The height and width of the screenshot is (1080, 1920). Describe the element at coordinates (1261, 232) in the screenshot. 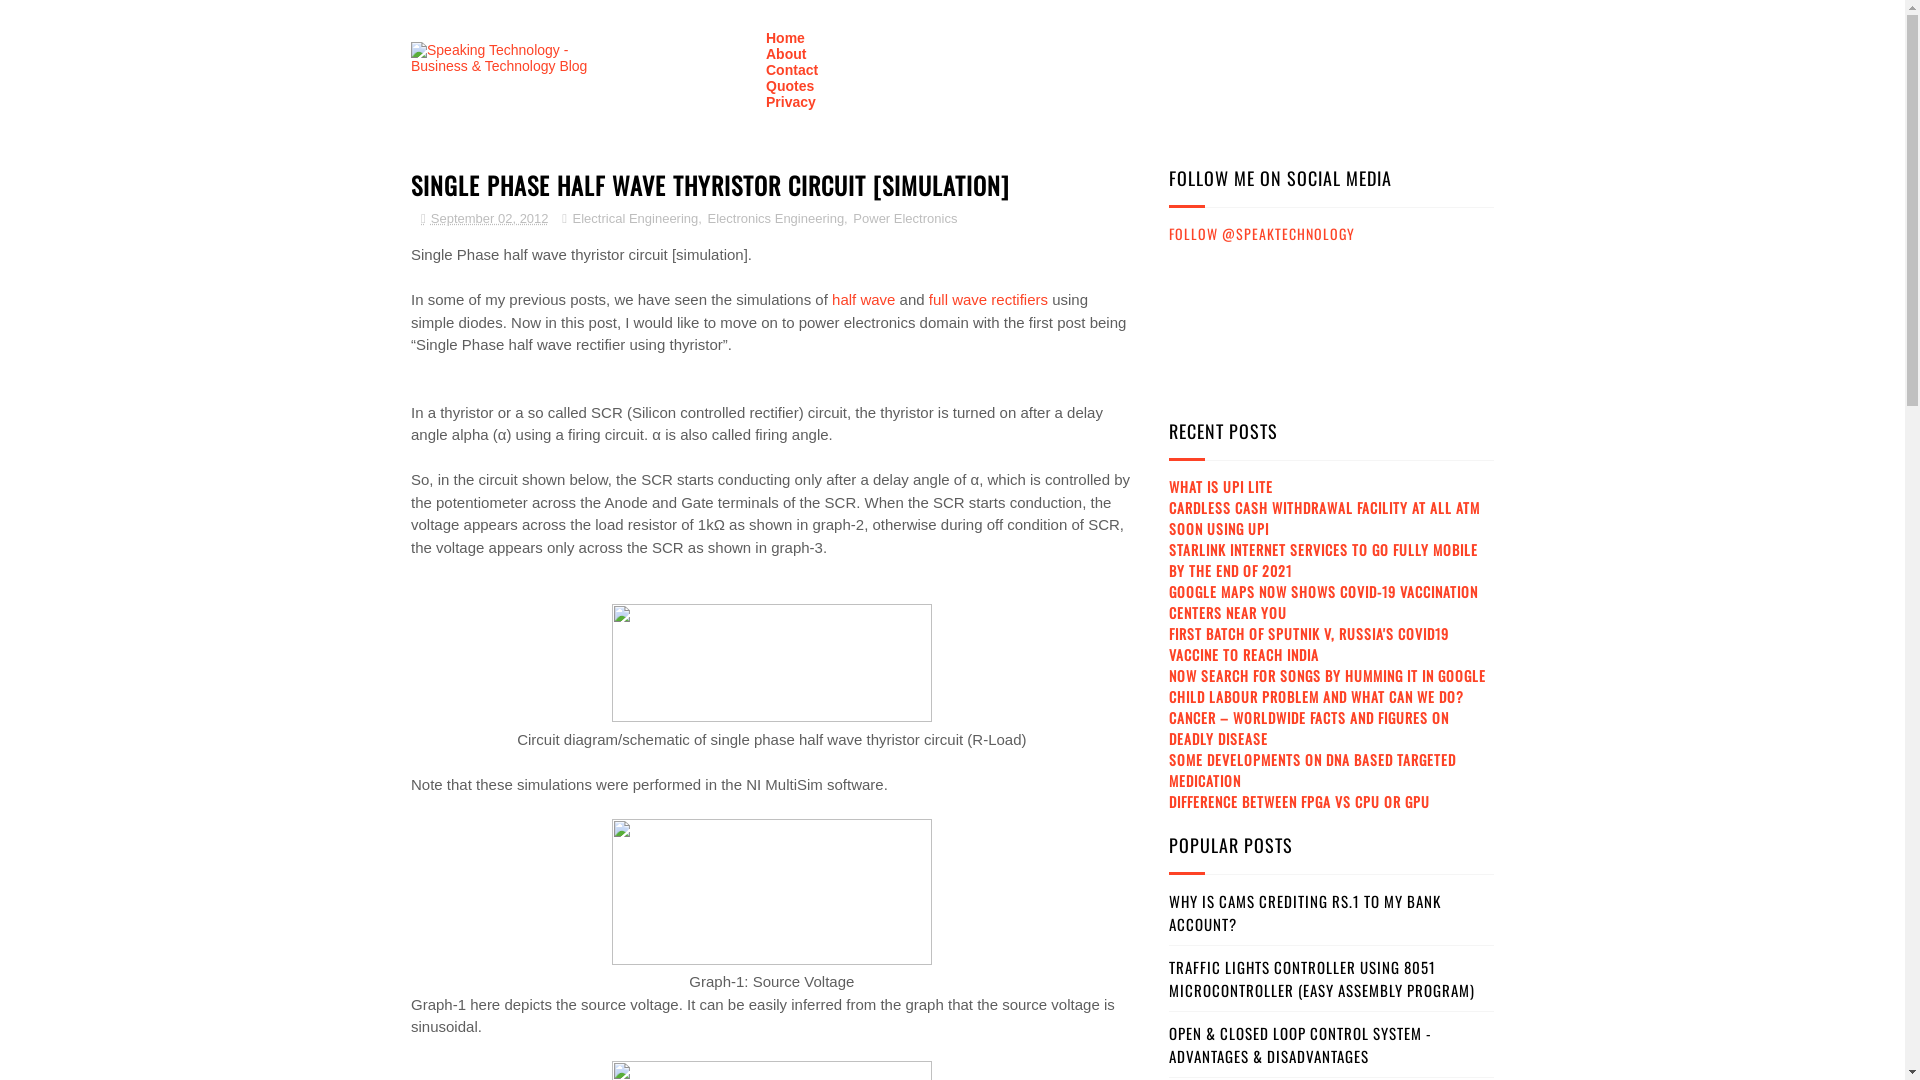

I see `'FOLLOW @SPEAKTECHNOLOGY'` at that location.